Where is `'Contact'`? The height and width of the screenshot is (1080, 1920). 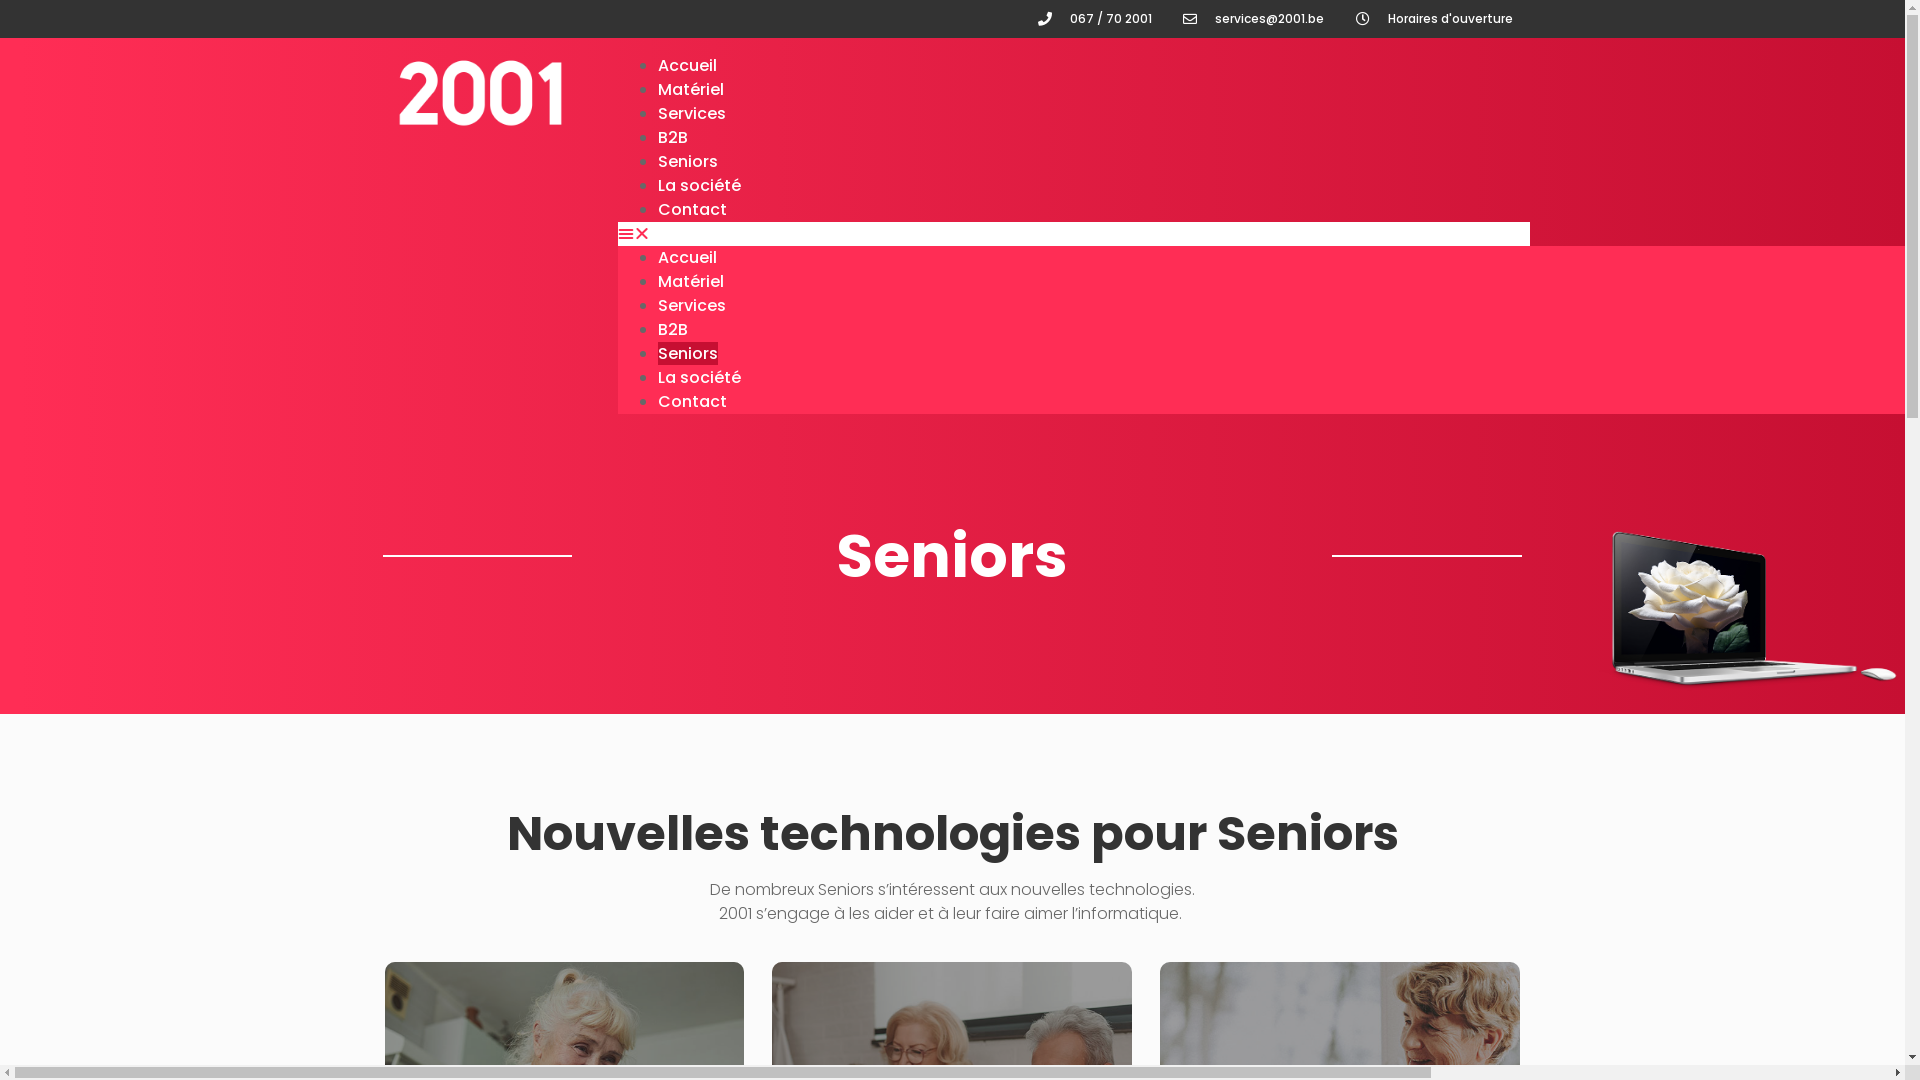 'Contact' is located at coordinates (692, 209).